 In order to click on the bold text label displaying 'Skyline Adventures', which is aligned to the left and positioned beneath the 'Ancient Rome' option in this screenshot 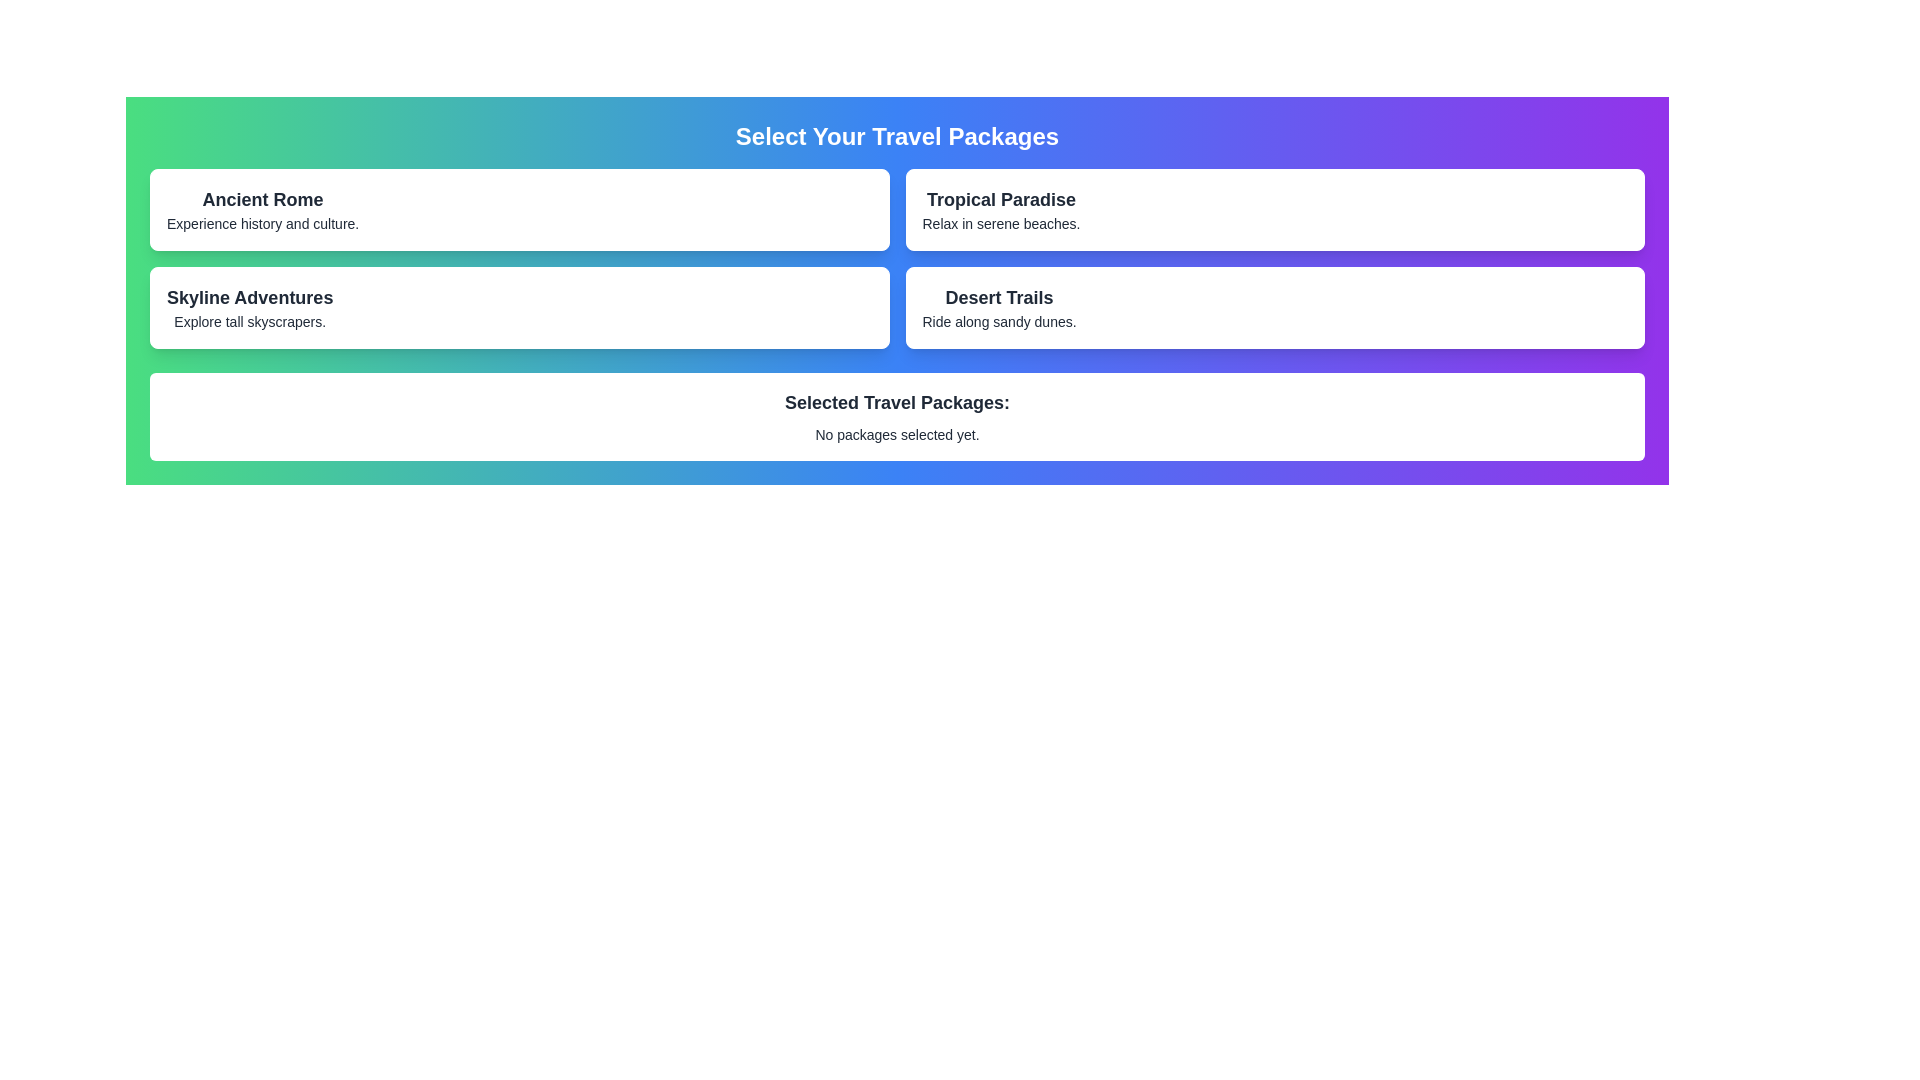, I will do `click(249, 297)`.